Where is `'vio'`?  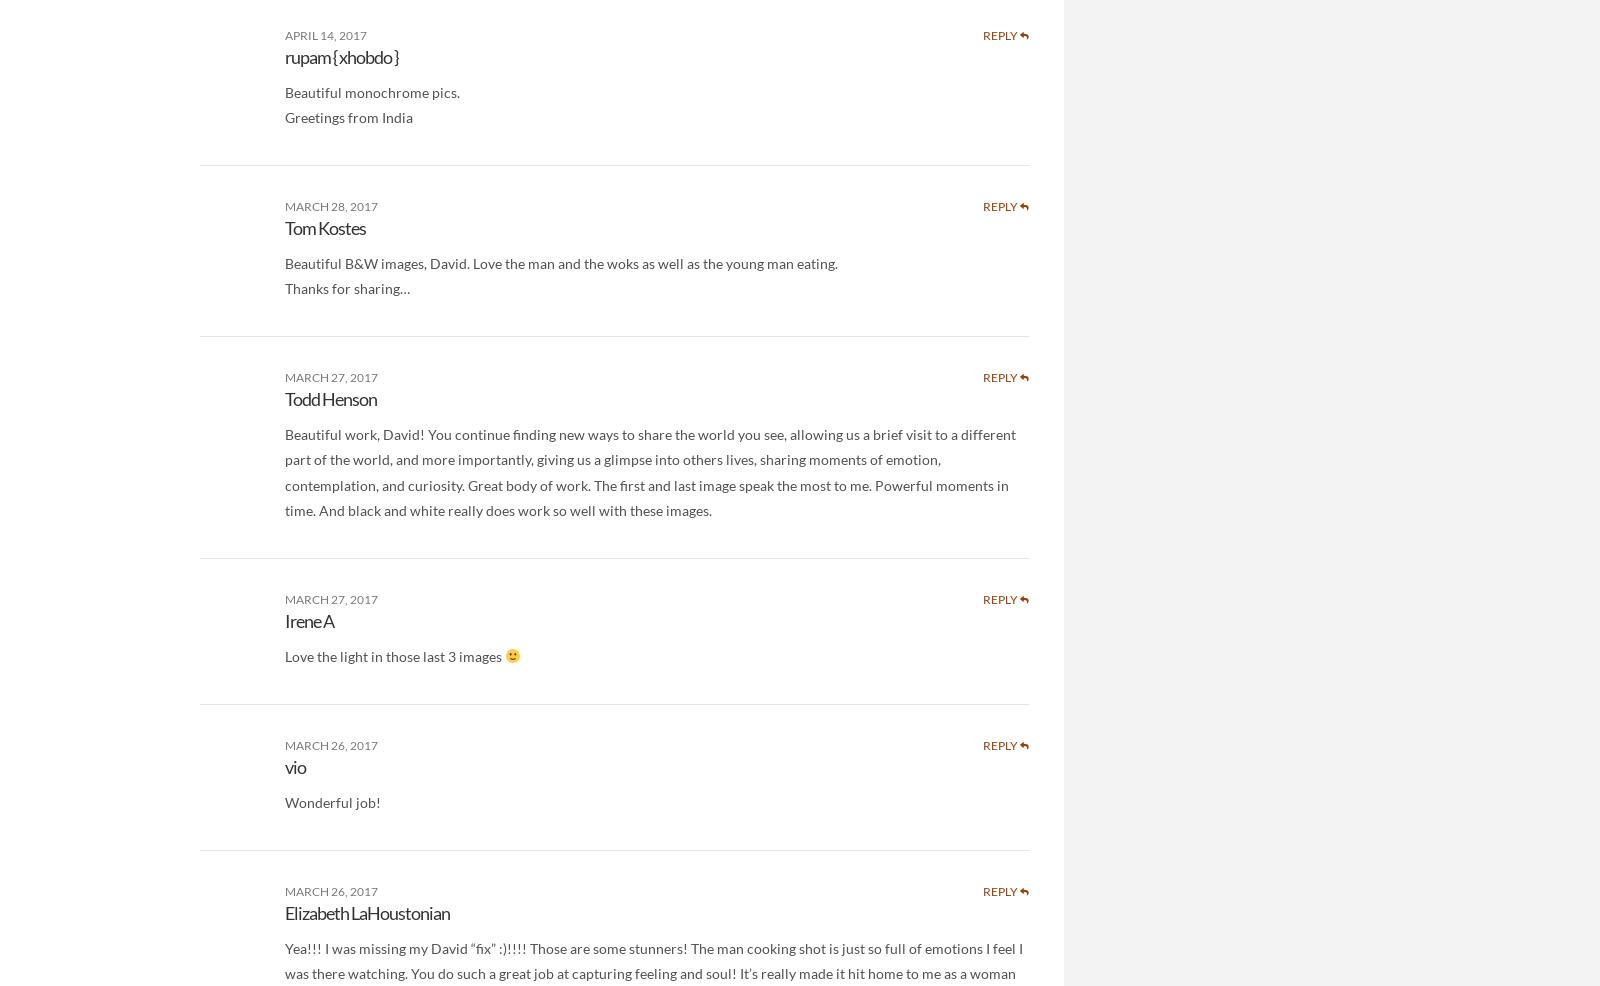
'vio' is located at coordinates (284, 767).